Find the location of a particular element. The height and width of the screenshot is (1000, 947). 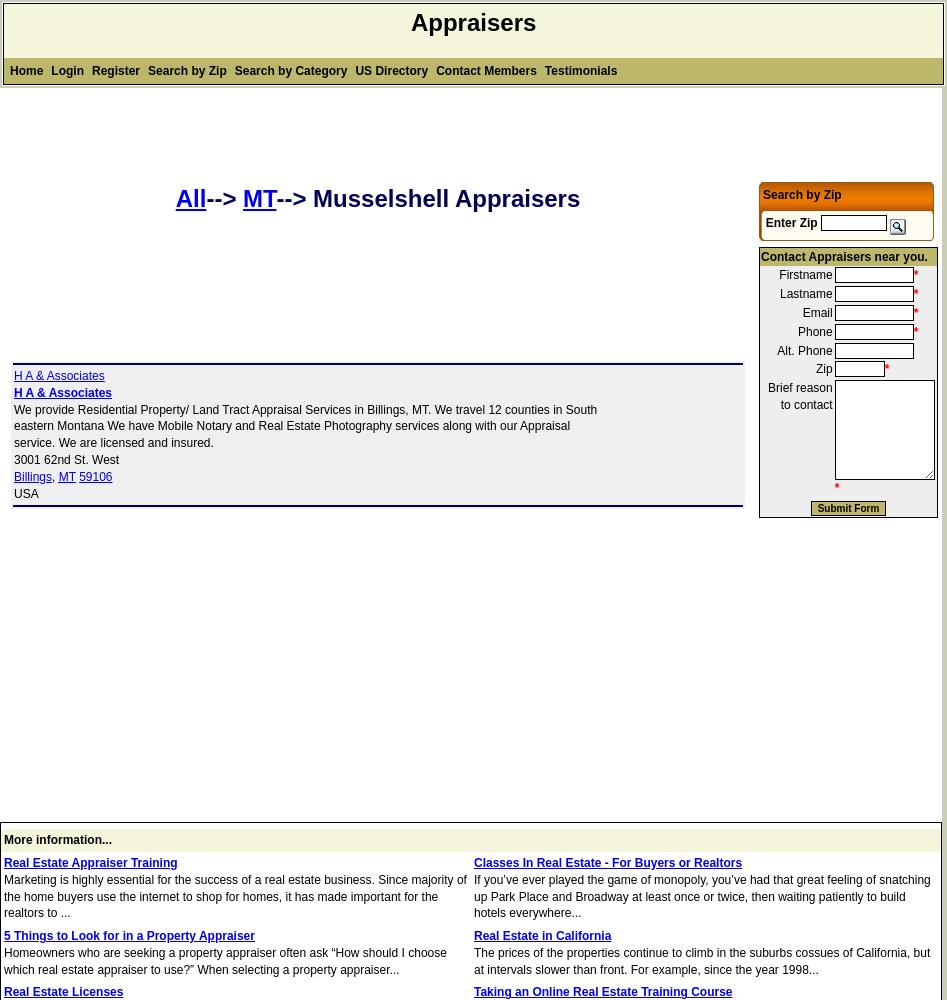

'Contact Appraisers near you.' is located at coordinates (761, 256).